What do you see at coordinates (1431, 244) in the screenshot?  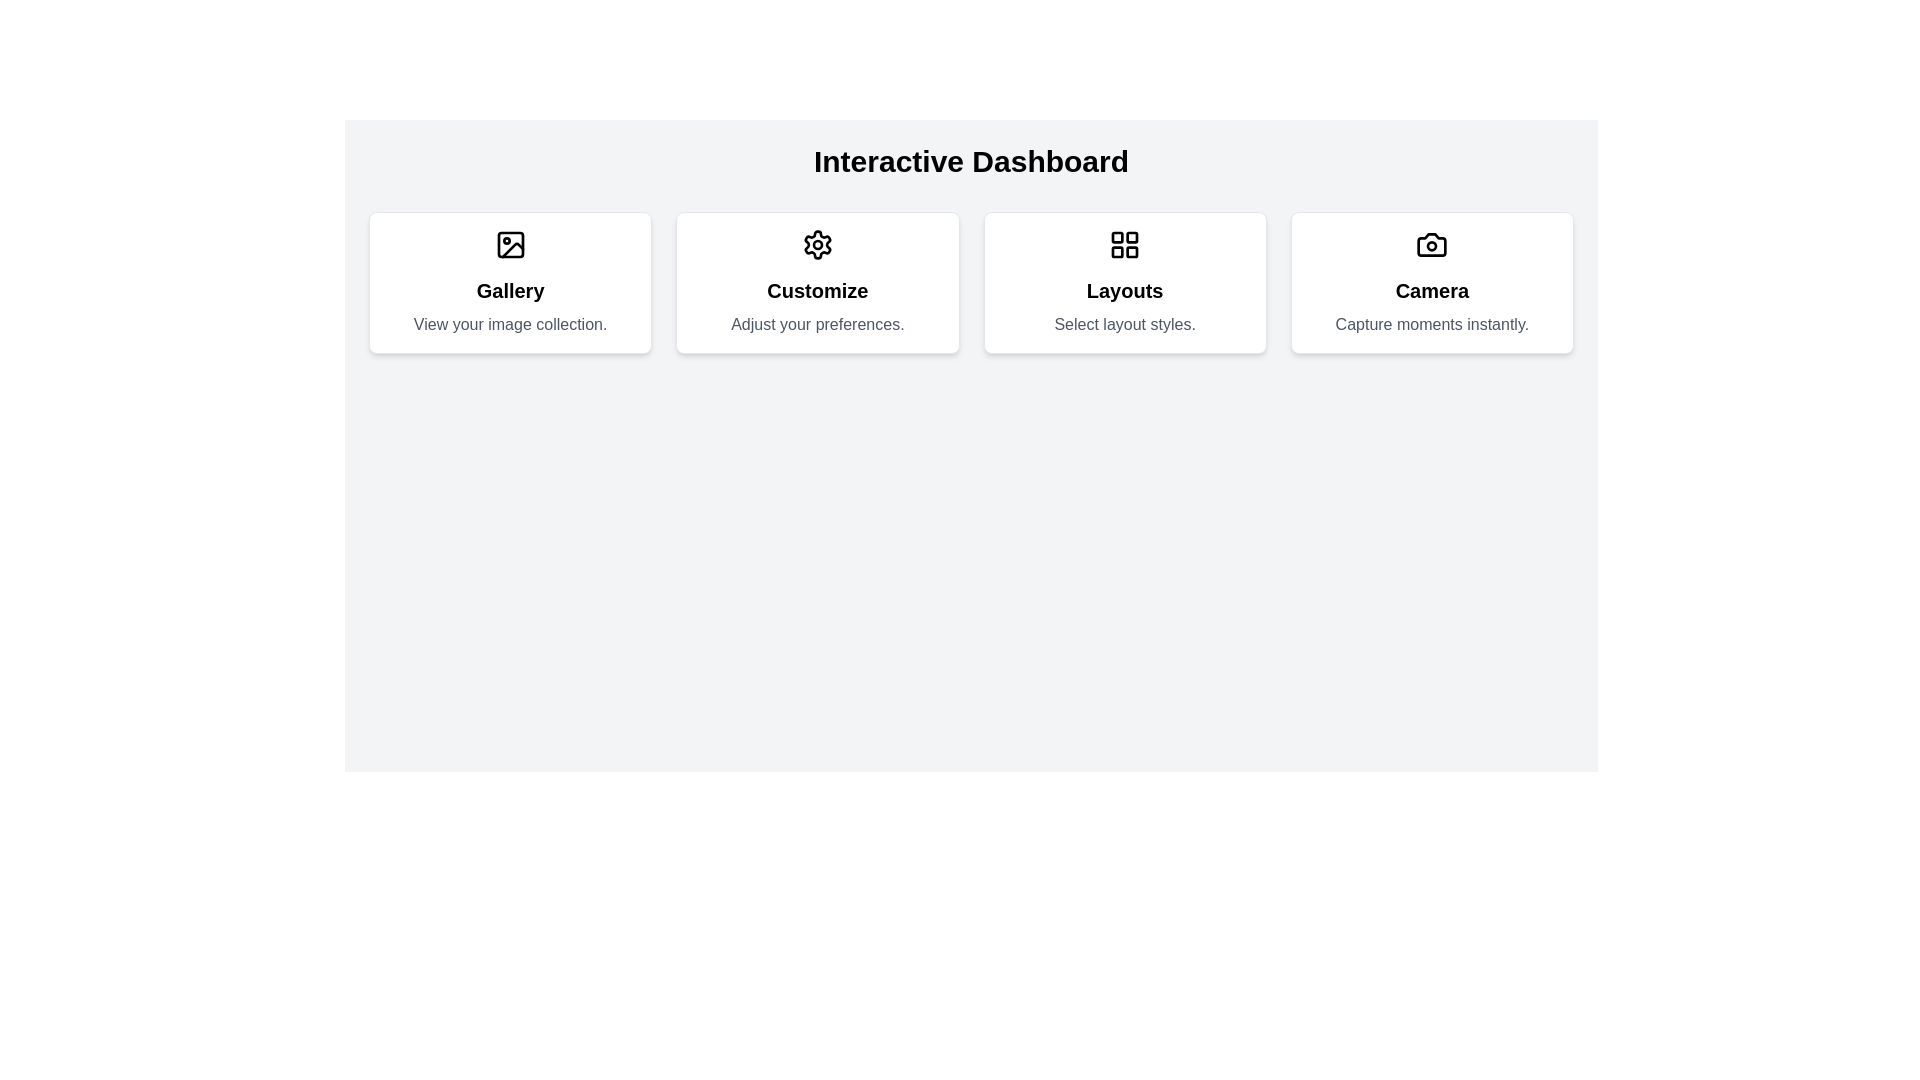 I see `the camera icon located in the bottom-right card titled 'Camera' with the description 'Capture moments instantly.'` at bounding box center [1431, 244].